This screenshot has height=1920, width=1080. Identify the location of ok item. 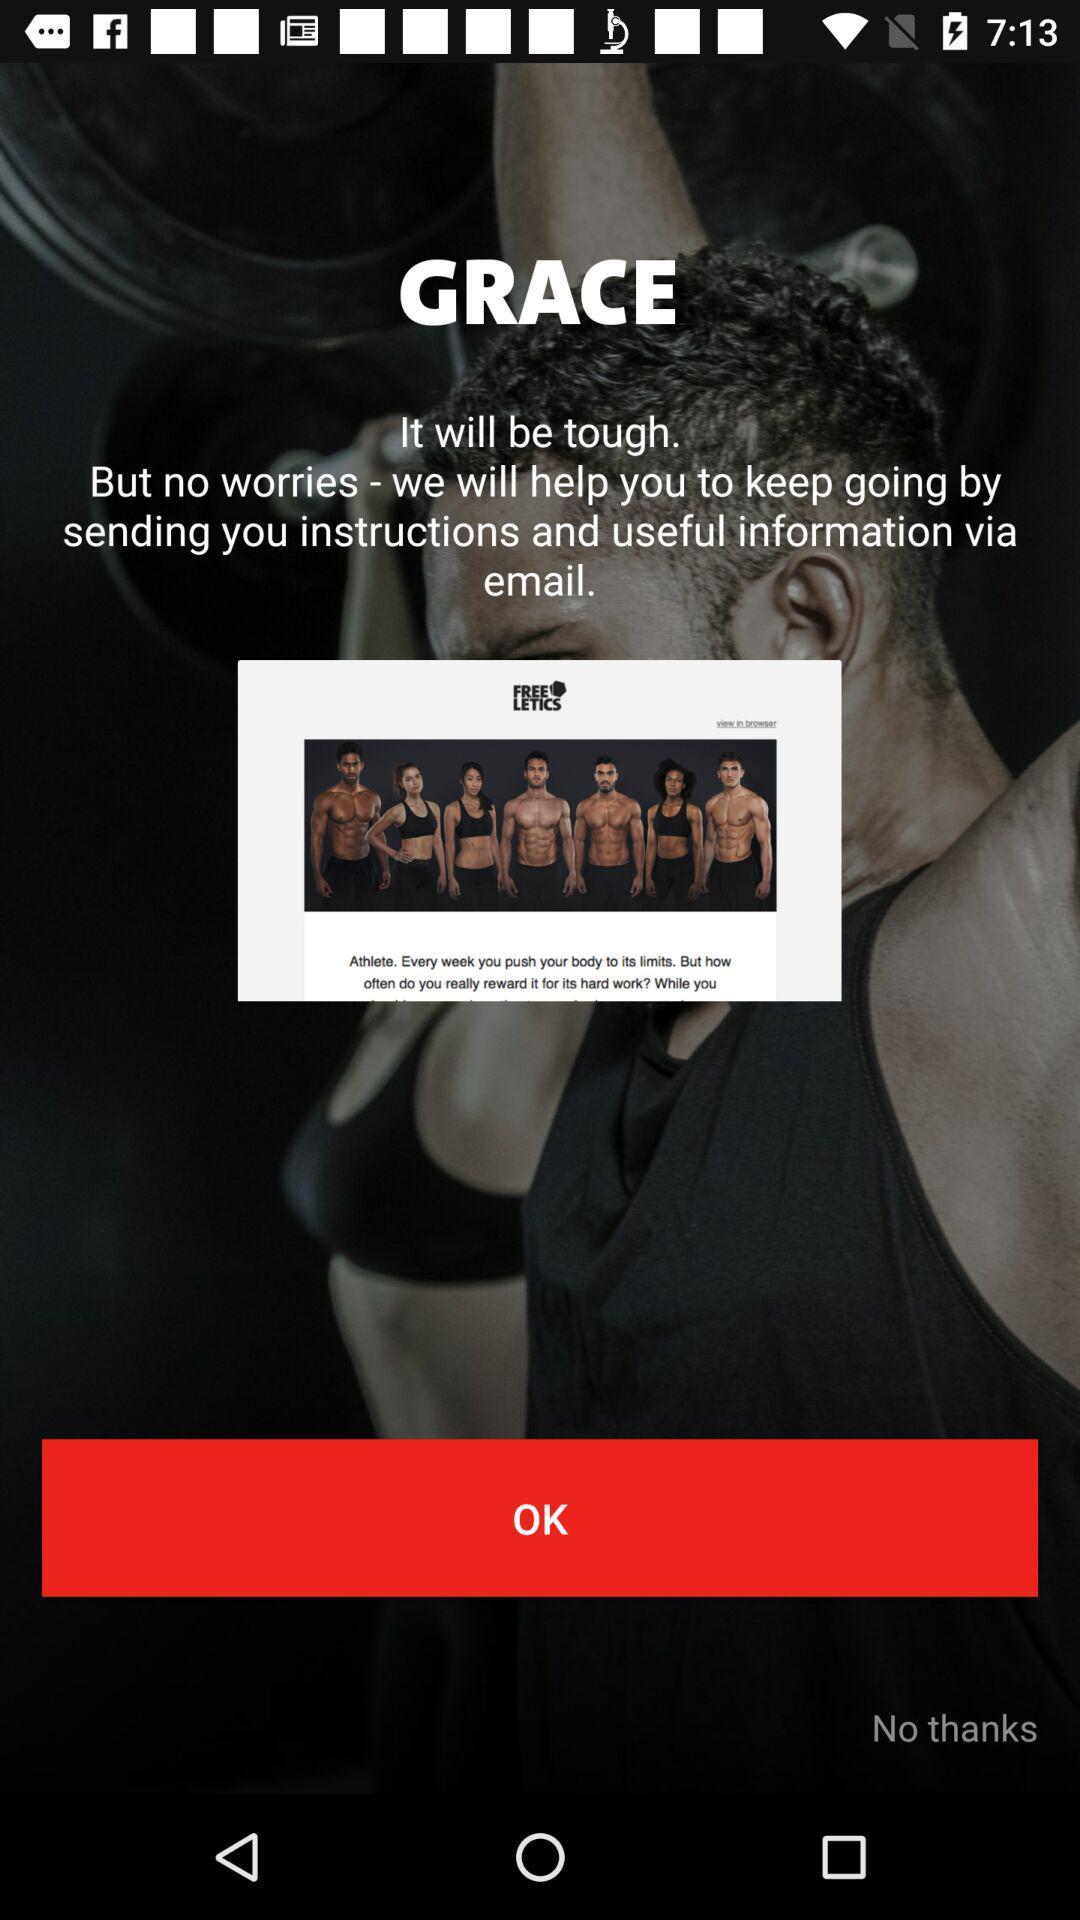
(540, 1517).